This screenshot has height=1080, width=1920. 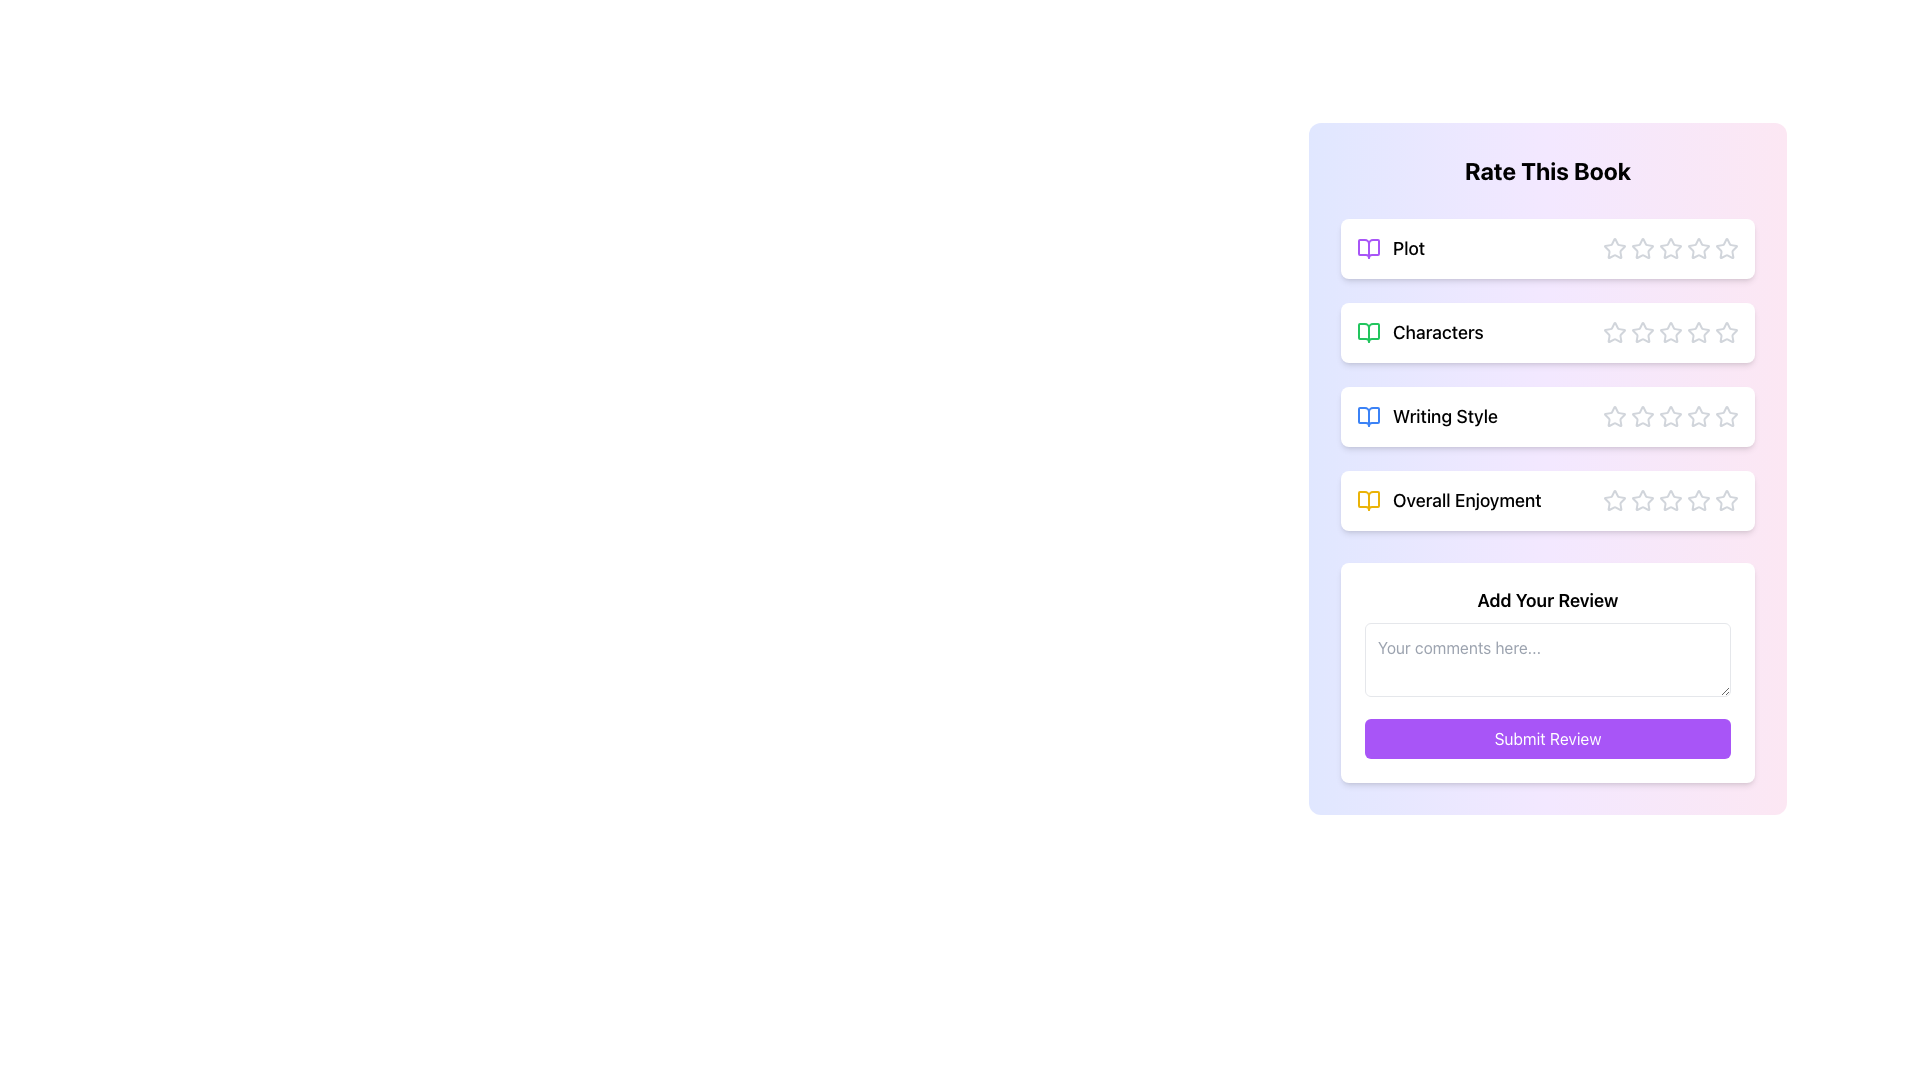 I want to click on on the third star icon in the 5-star rating row for the 'Writing Style' category, so click(x=1726, y=415).